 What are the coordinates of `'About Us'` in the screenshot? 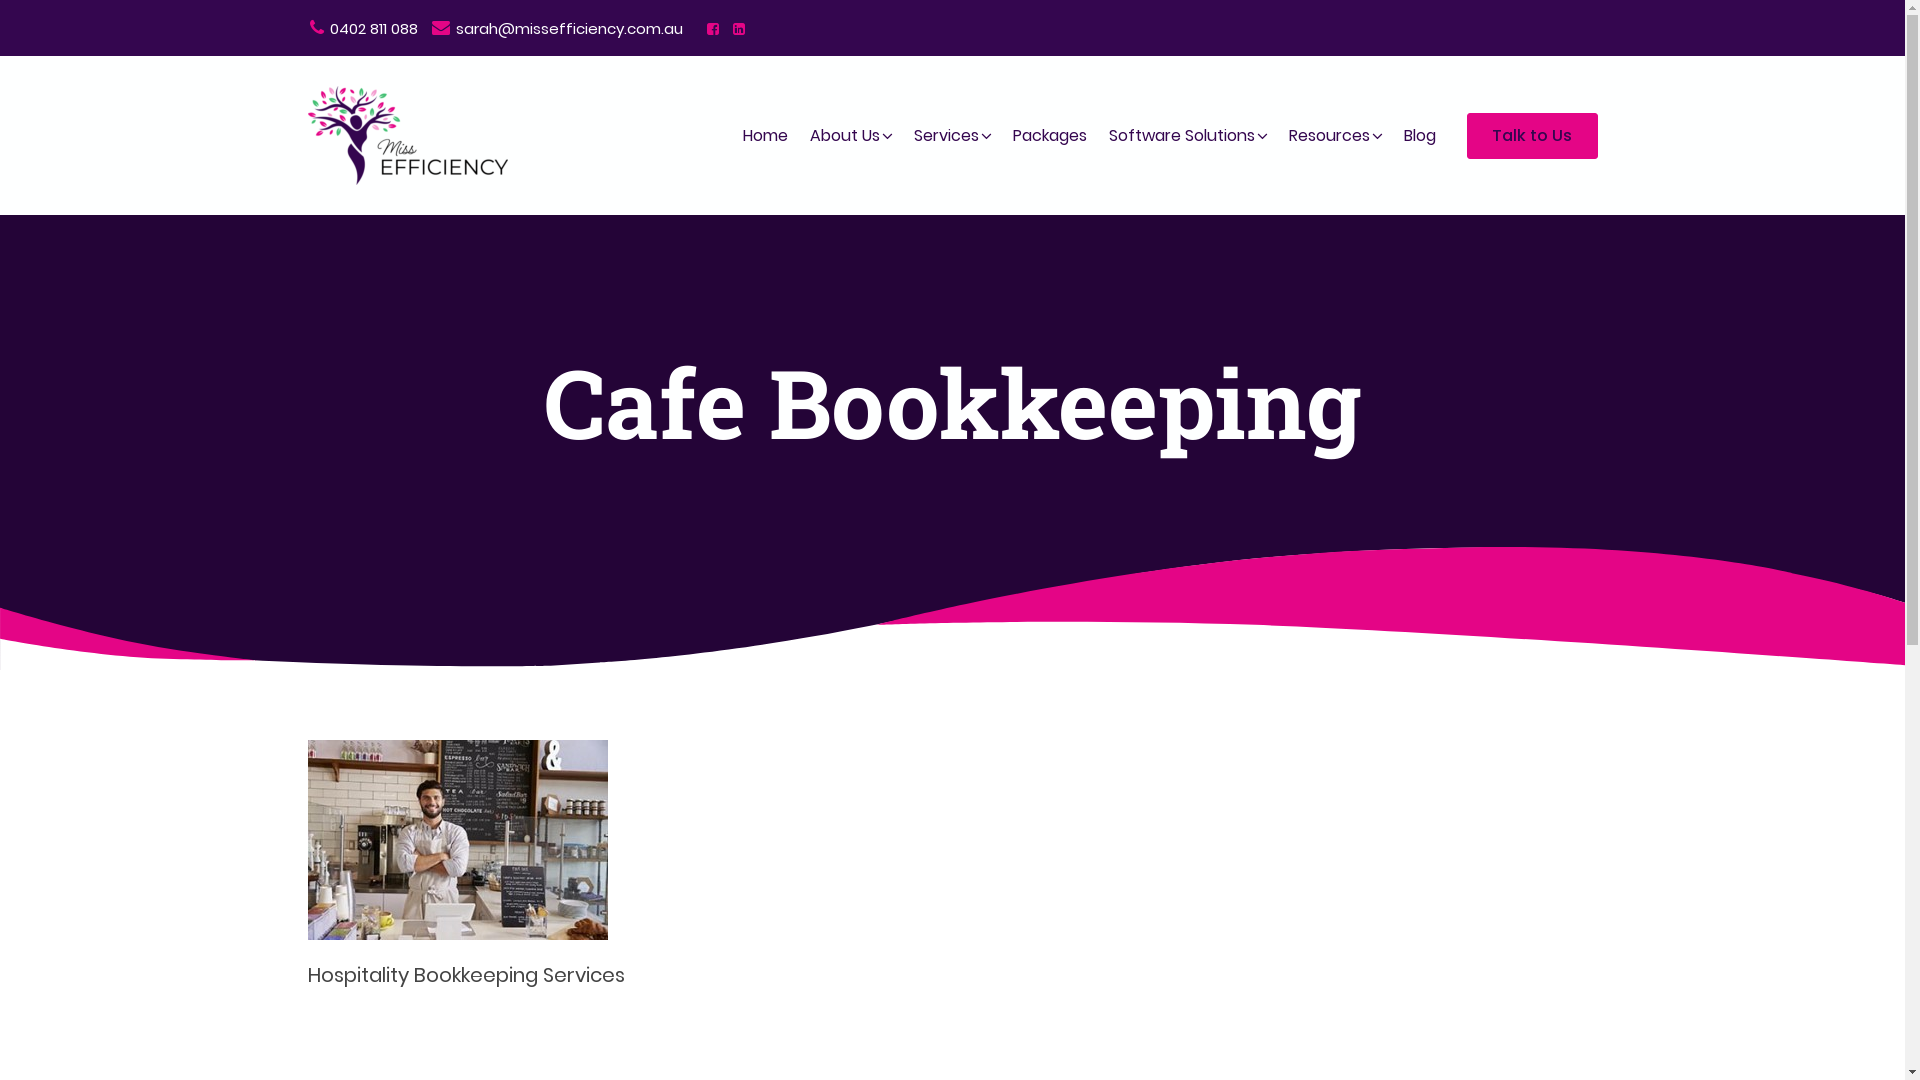 It's located at (844, 135).